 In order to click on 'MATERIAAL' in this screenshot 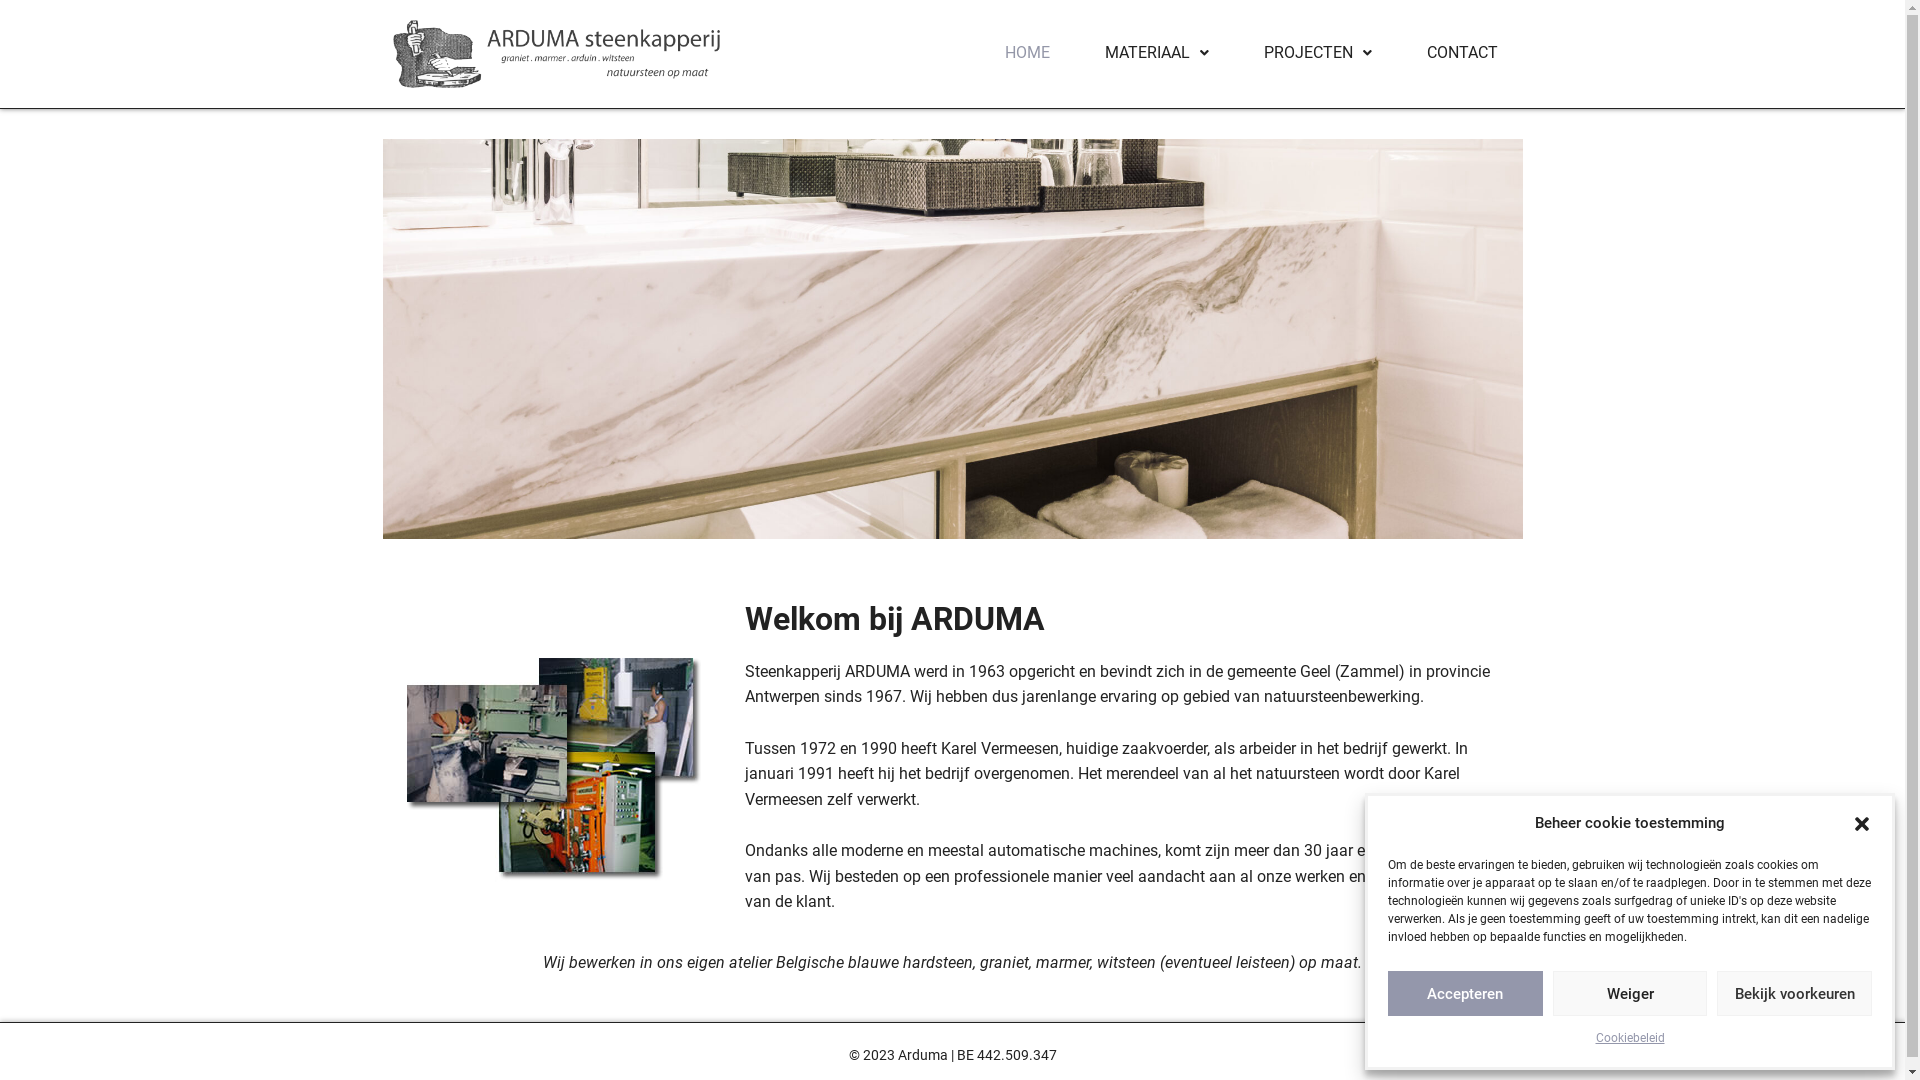, I will do `click(1156, 52)`.